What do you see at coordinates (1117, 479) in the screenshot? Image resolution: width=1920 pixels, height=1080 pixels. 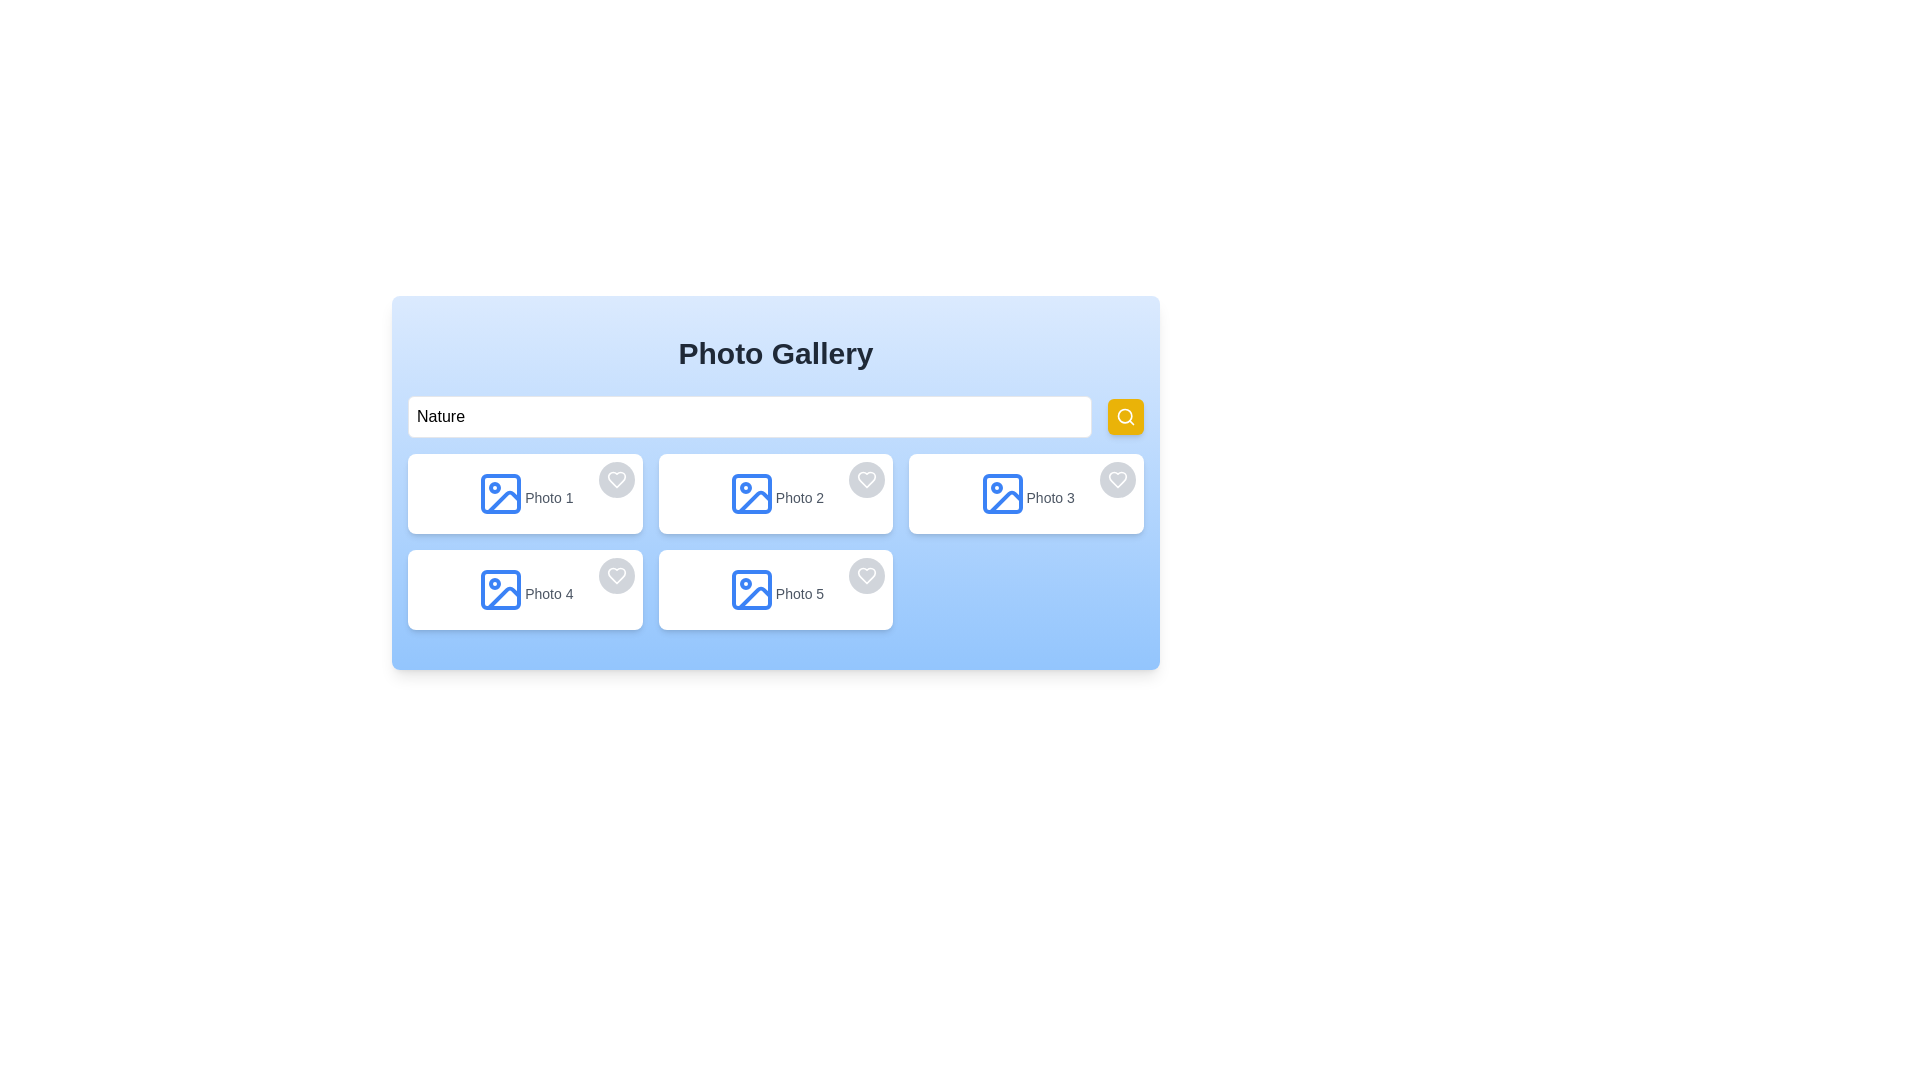 I see `the heart icon in the top-right corner of the card for 'Photo 3' in the photo gallery, which represents a 'like' or 'favorite' feature` at bounding box center [1117, 479].